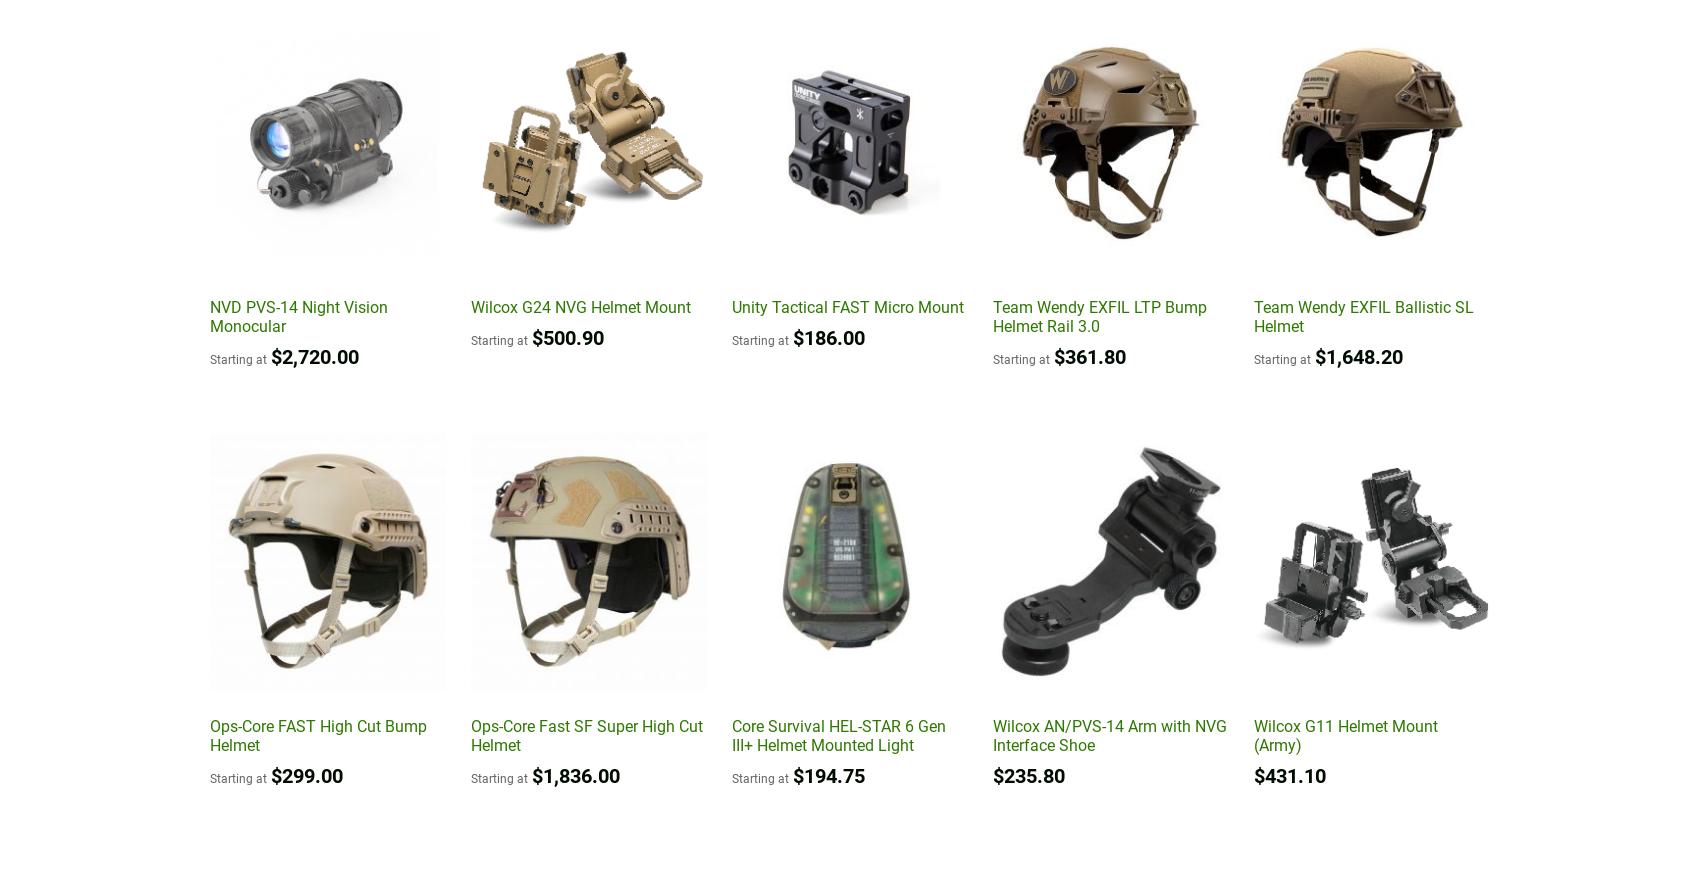 The height and width of the screenshot is (873, 1700). I want to click on 'NVD PVS-14 Night Vision Monocular', so click(299, 316).